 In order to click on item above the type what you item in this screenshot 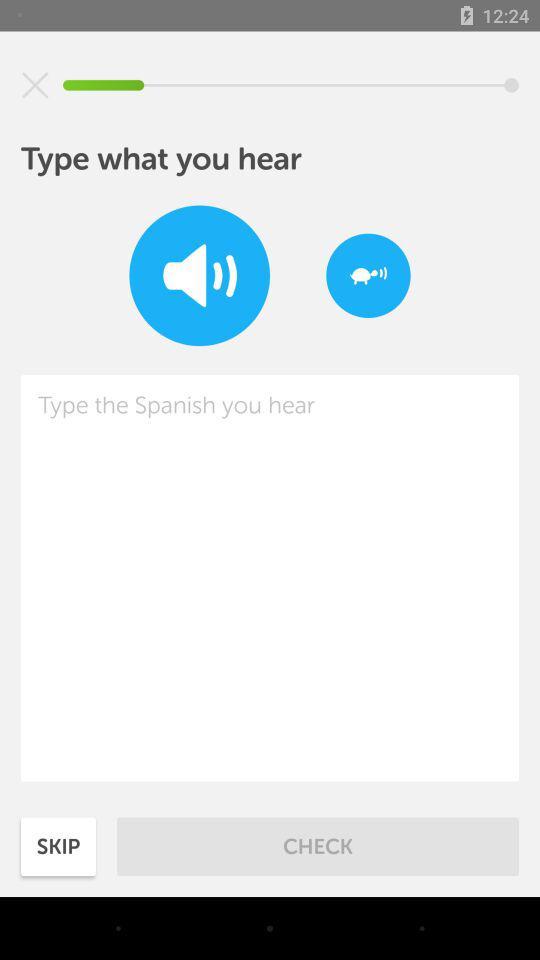, I will do `click(35, 85)`.